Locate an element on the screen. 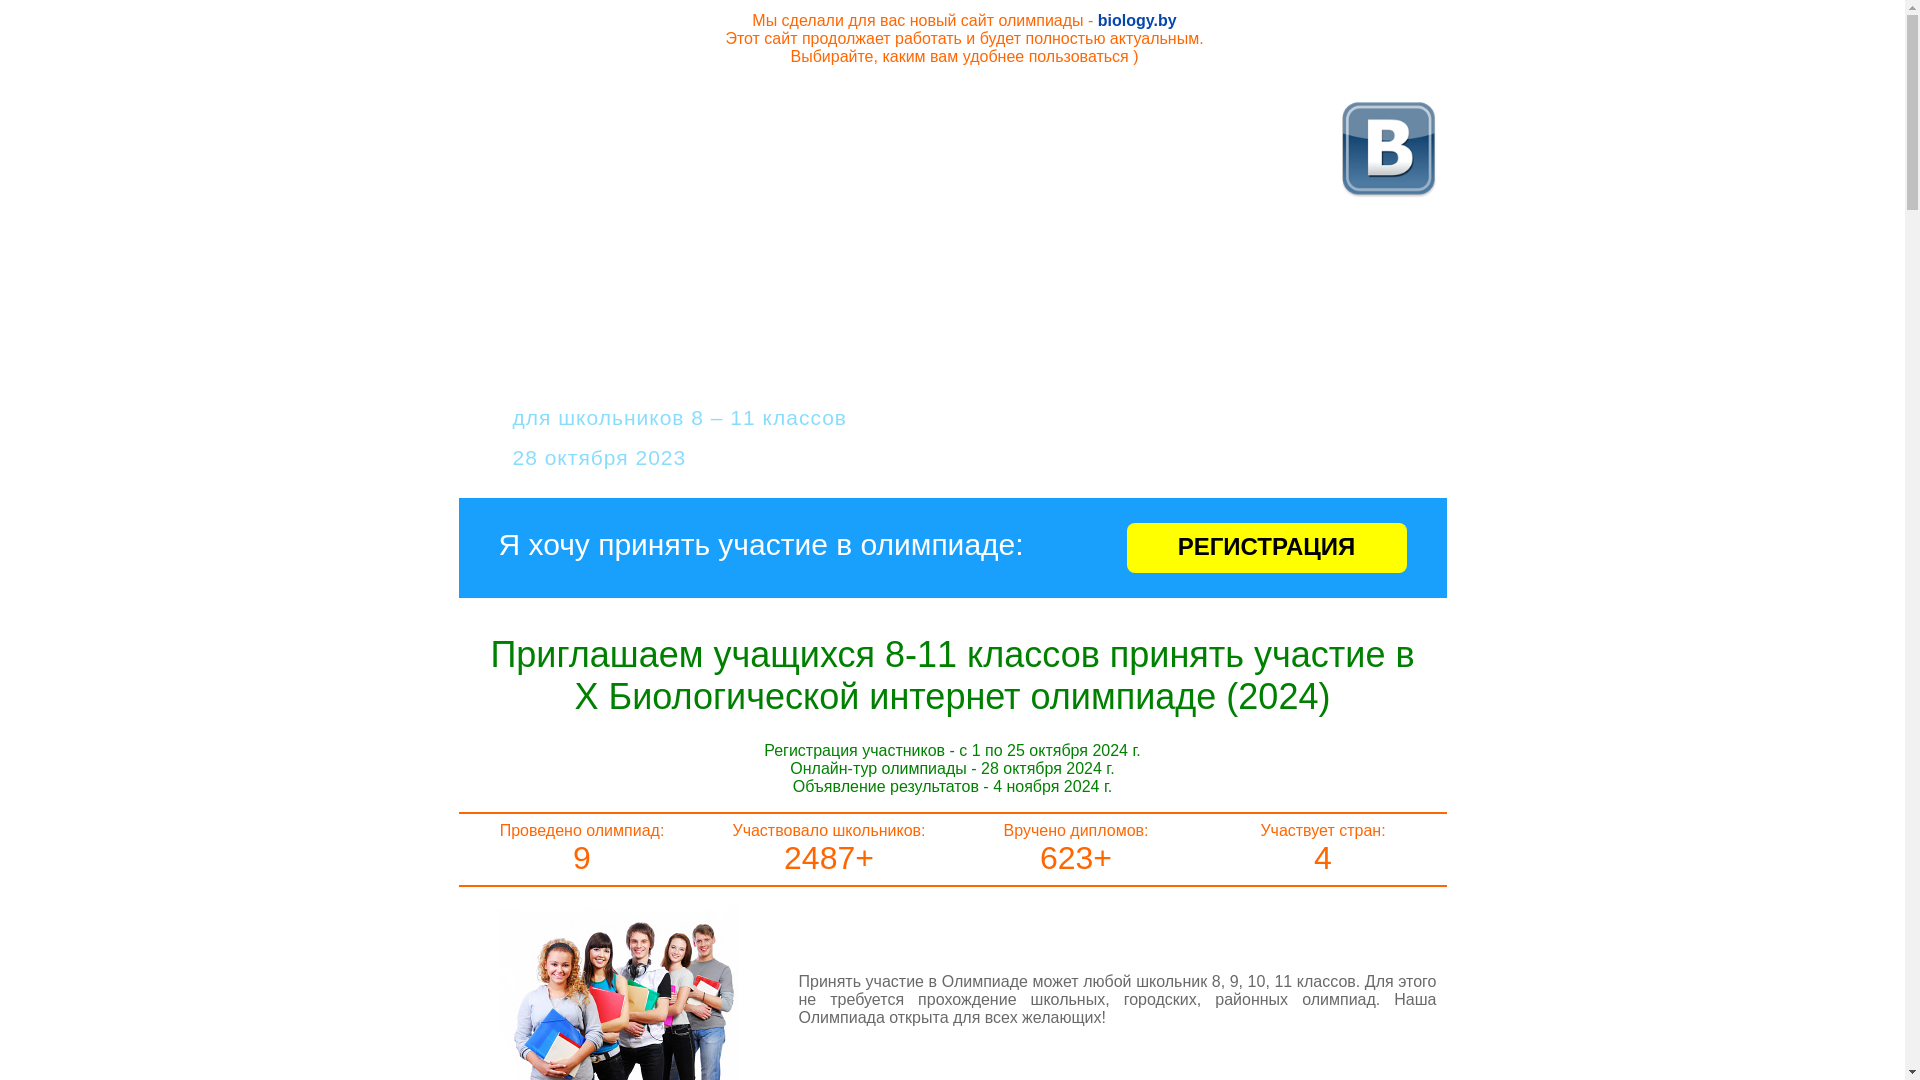  'biology.by' is located at coordinates (1137, 20).